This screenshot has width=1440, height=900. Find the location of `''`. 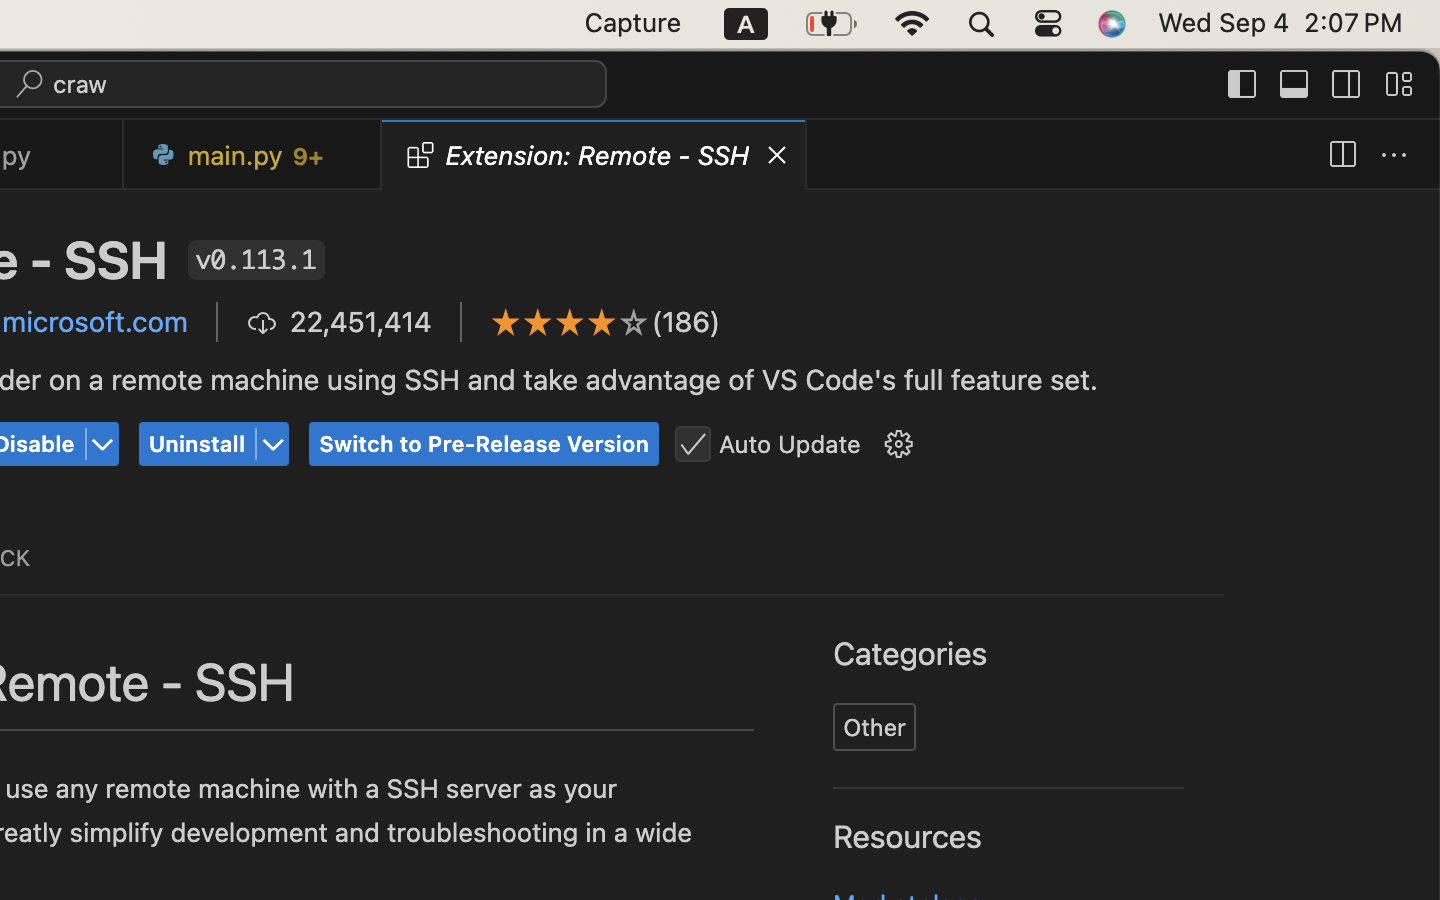

'' is located at coordinates (1294, 82).